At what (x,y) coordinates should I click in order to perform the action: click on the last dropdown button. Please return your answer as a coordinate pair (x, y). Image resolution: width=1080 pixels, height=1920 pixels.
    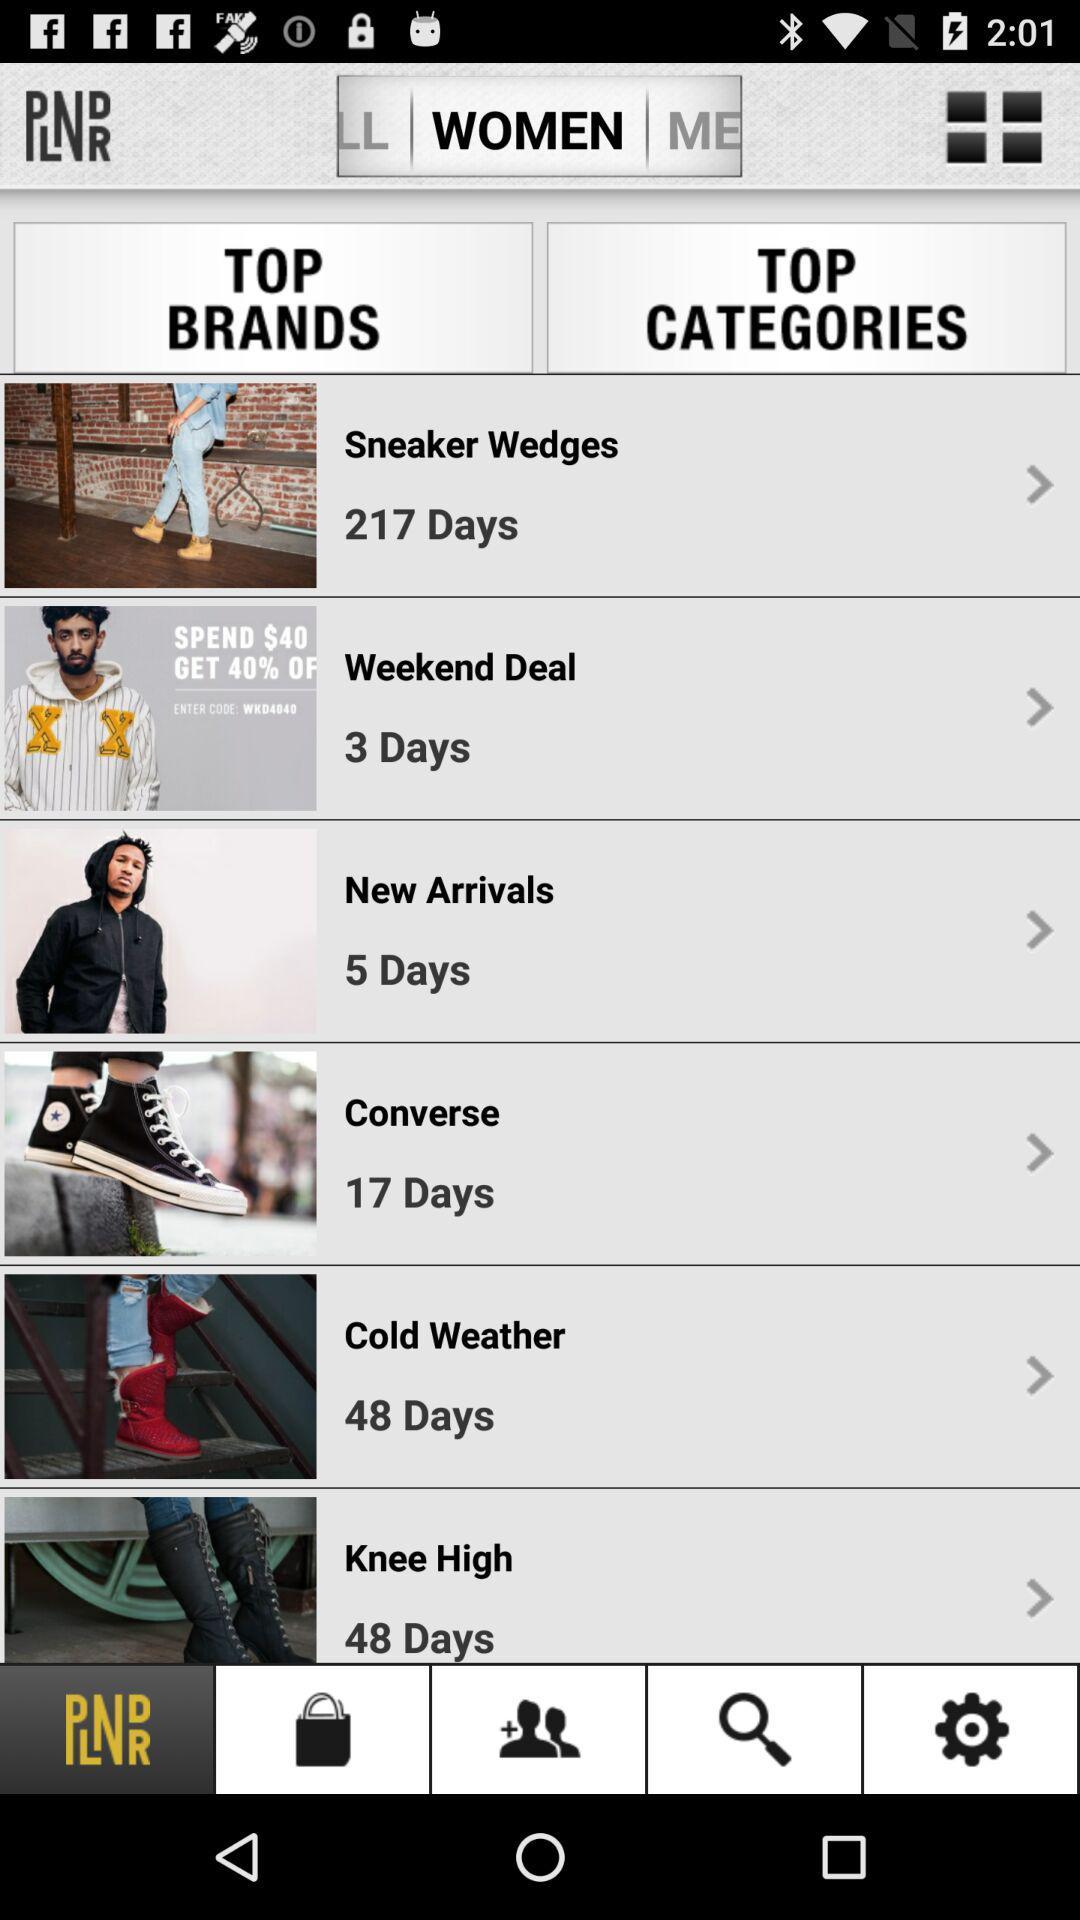
    Looking at the image, I should click on (1038, 1598).